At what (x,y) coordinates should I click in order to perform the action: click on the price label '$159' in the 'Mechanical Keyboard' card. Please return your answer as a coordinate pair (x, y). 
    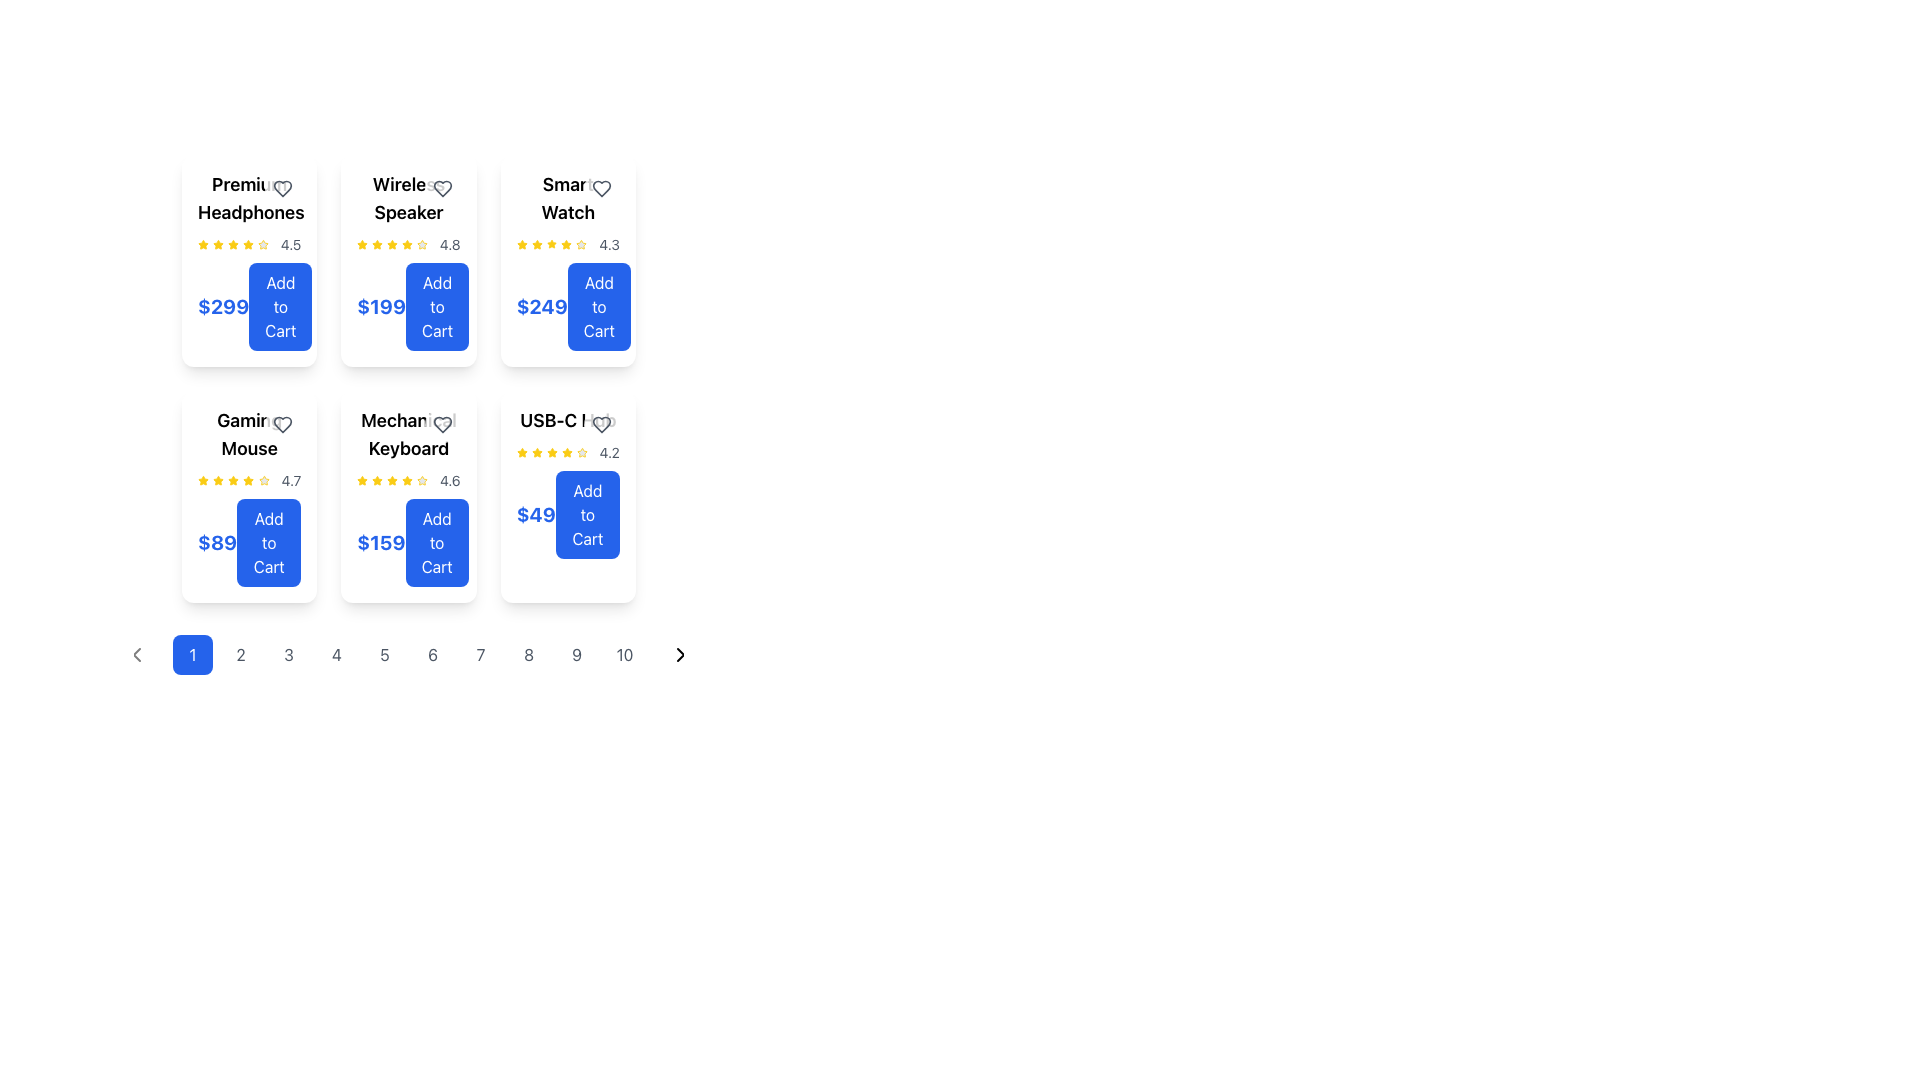
    Looking at the image, I should click on (407, 543).